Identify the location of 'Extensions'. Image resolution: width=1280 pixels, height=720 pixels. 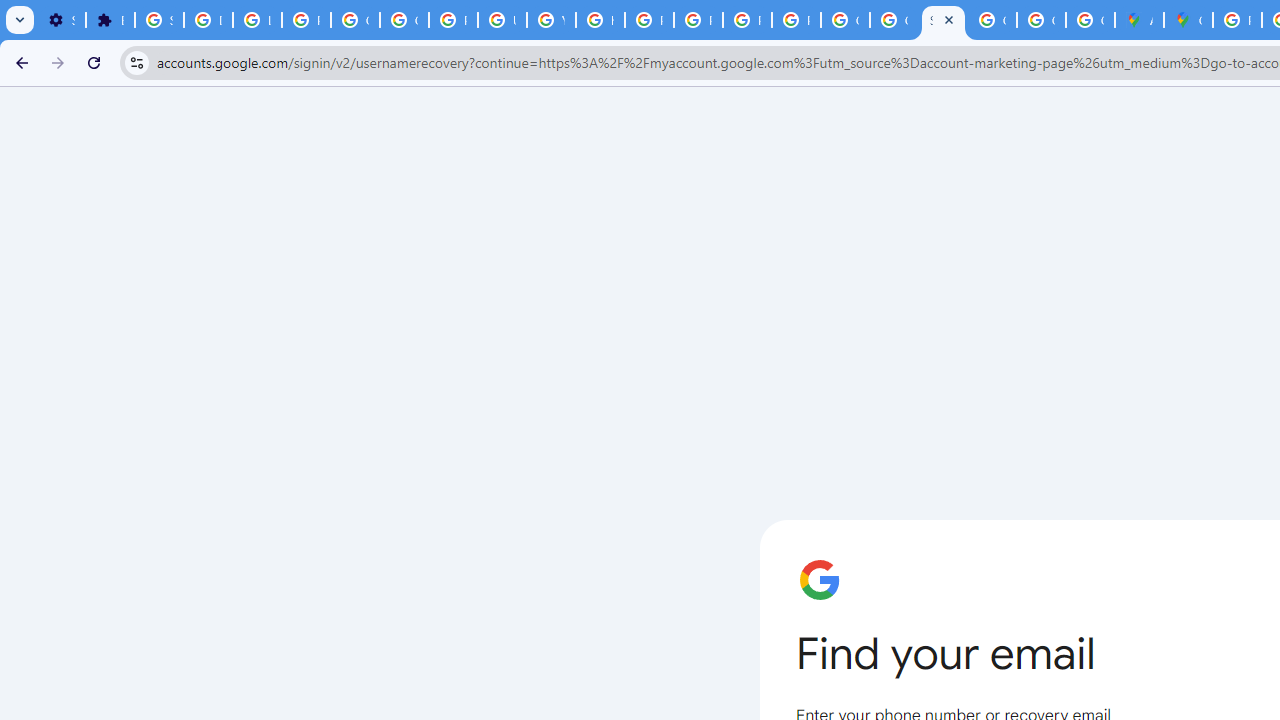
(109, 20).